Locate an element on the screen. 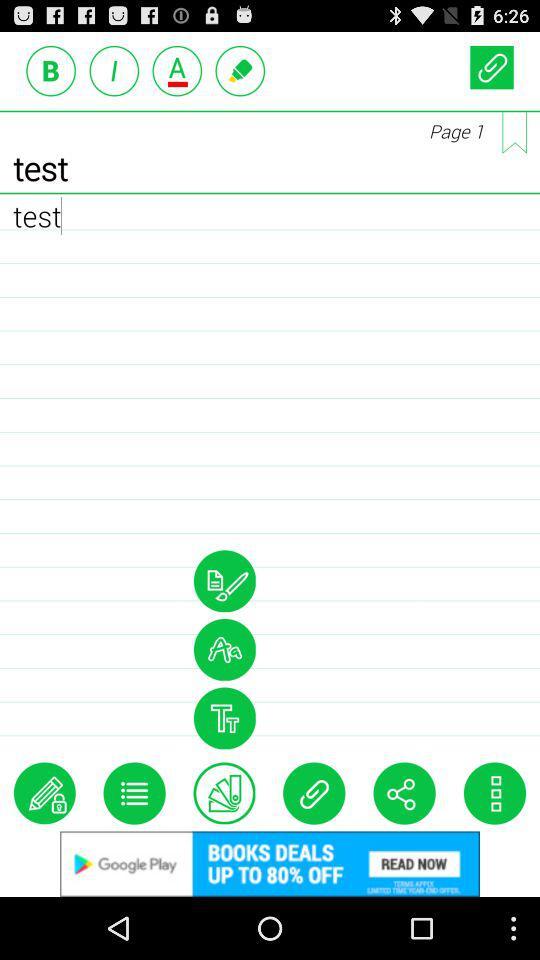 The image size is (540, 960). advertisement is located at coordinates (270, 863).